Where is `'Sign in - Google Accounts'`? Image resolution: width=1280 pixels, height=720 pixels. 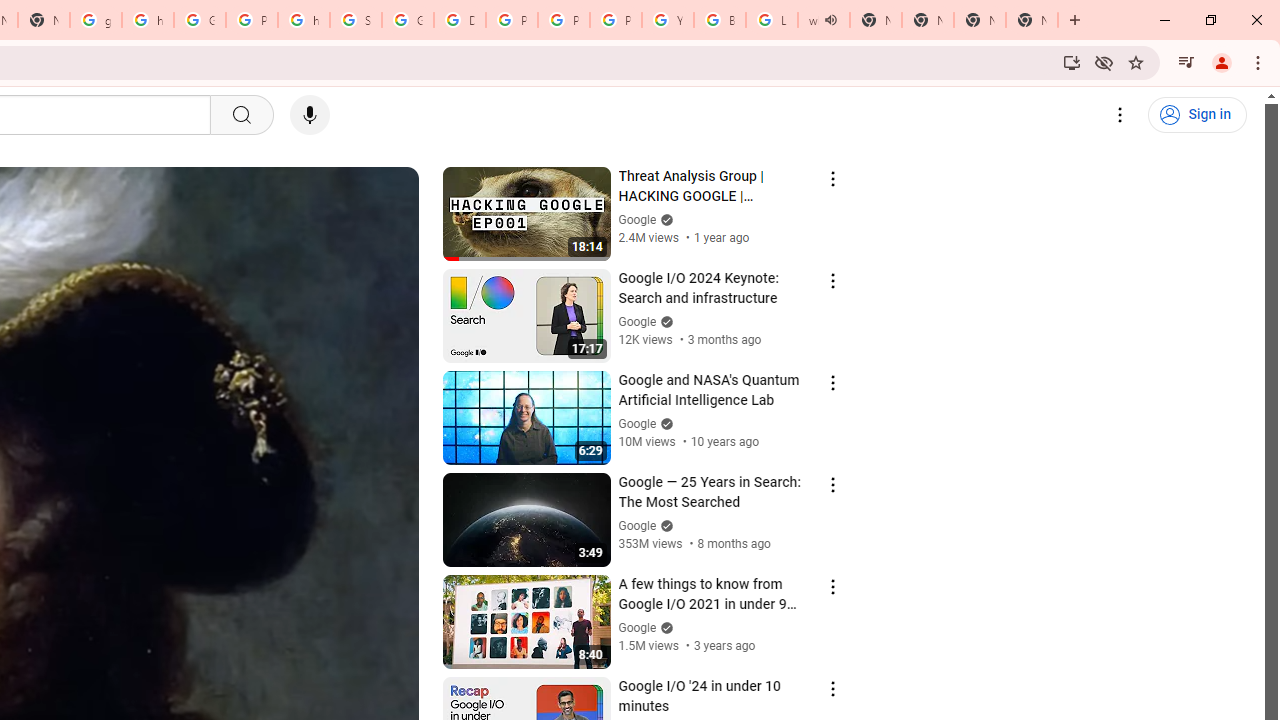 'Sign in - Google Accounts' is located at coordinates (355, 20).